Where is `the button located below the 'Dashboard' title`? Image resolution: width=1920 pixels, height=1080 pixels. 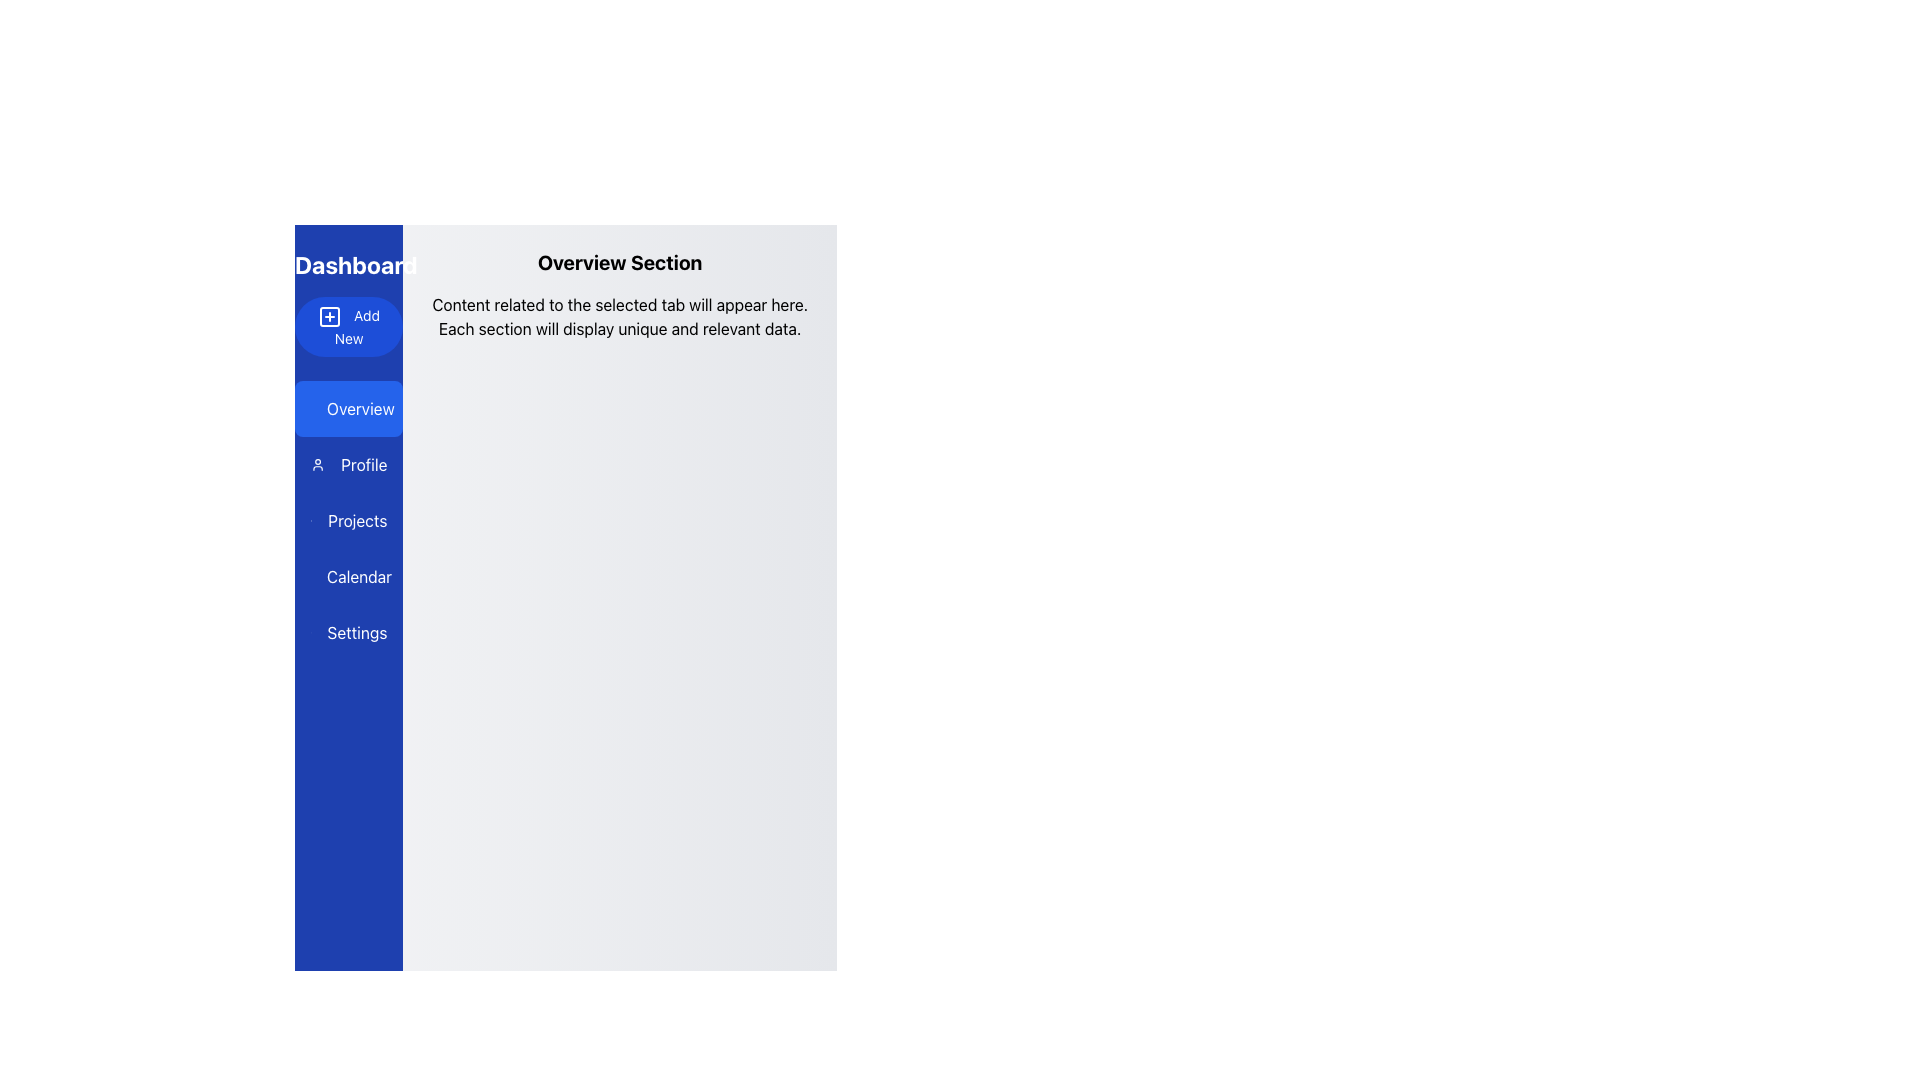
the button located below the 'Dashboard' title is located at coordinates (349, 326).